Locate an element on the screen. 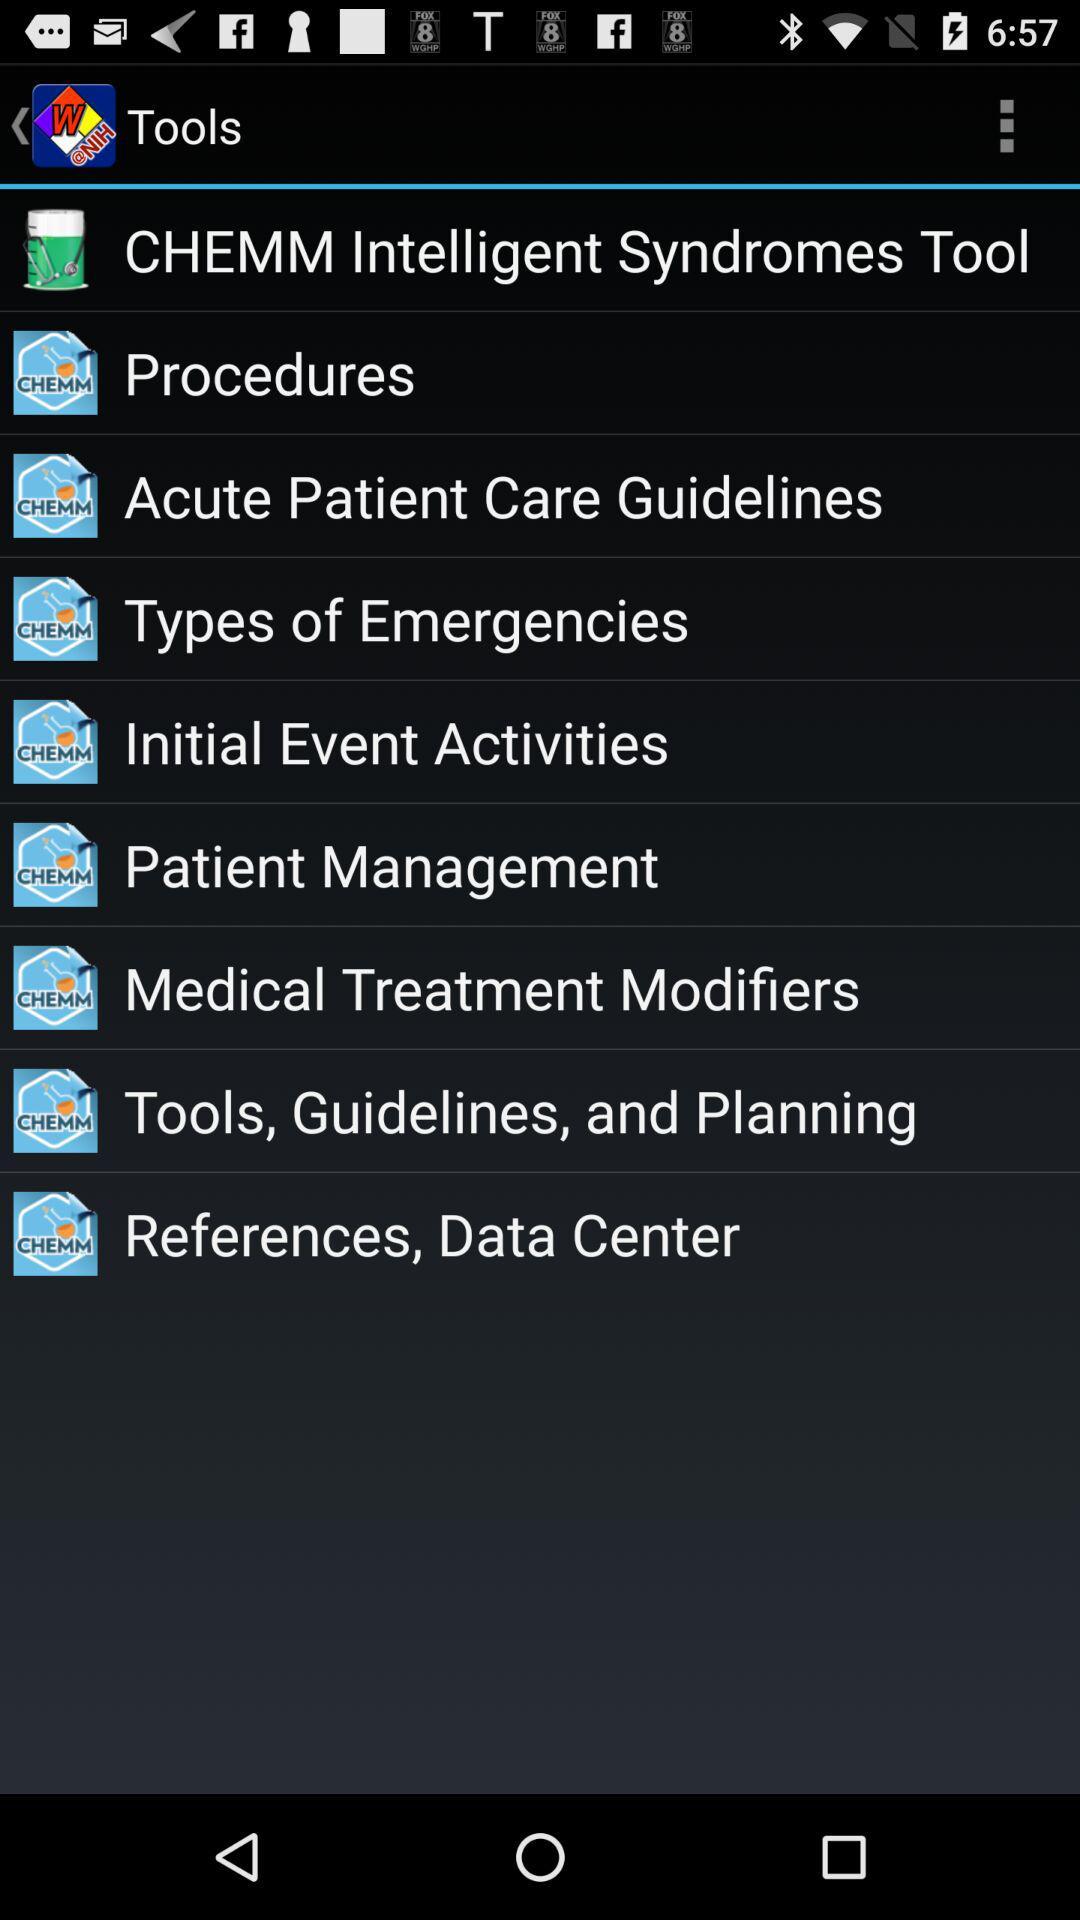  app above types of emergencies icon is located at coordinates (600, 495).